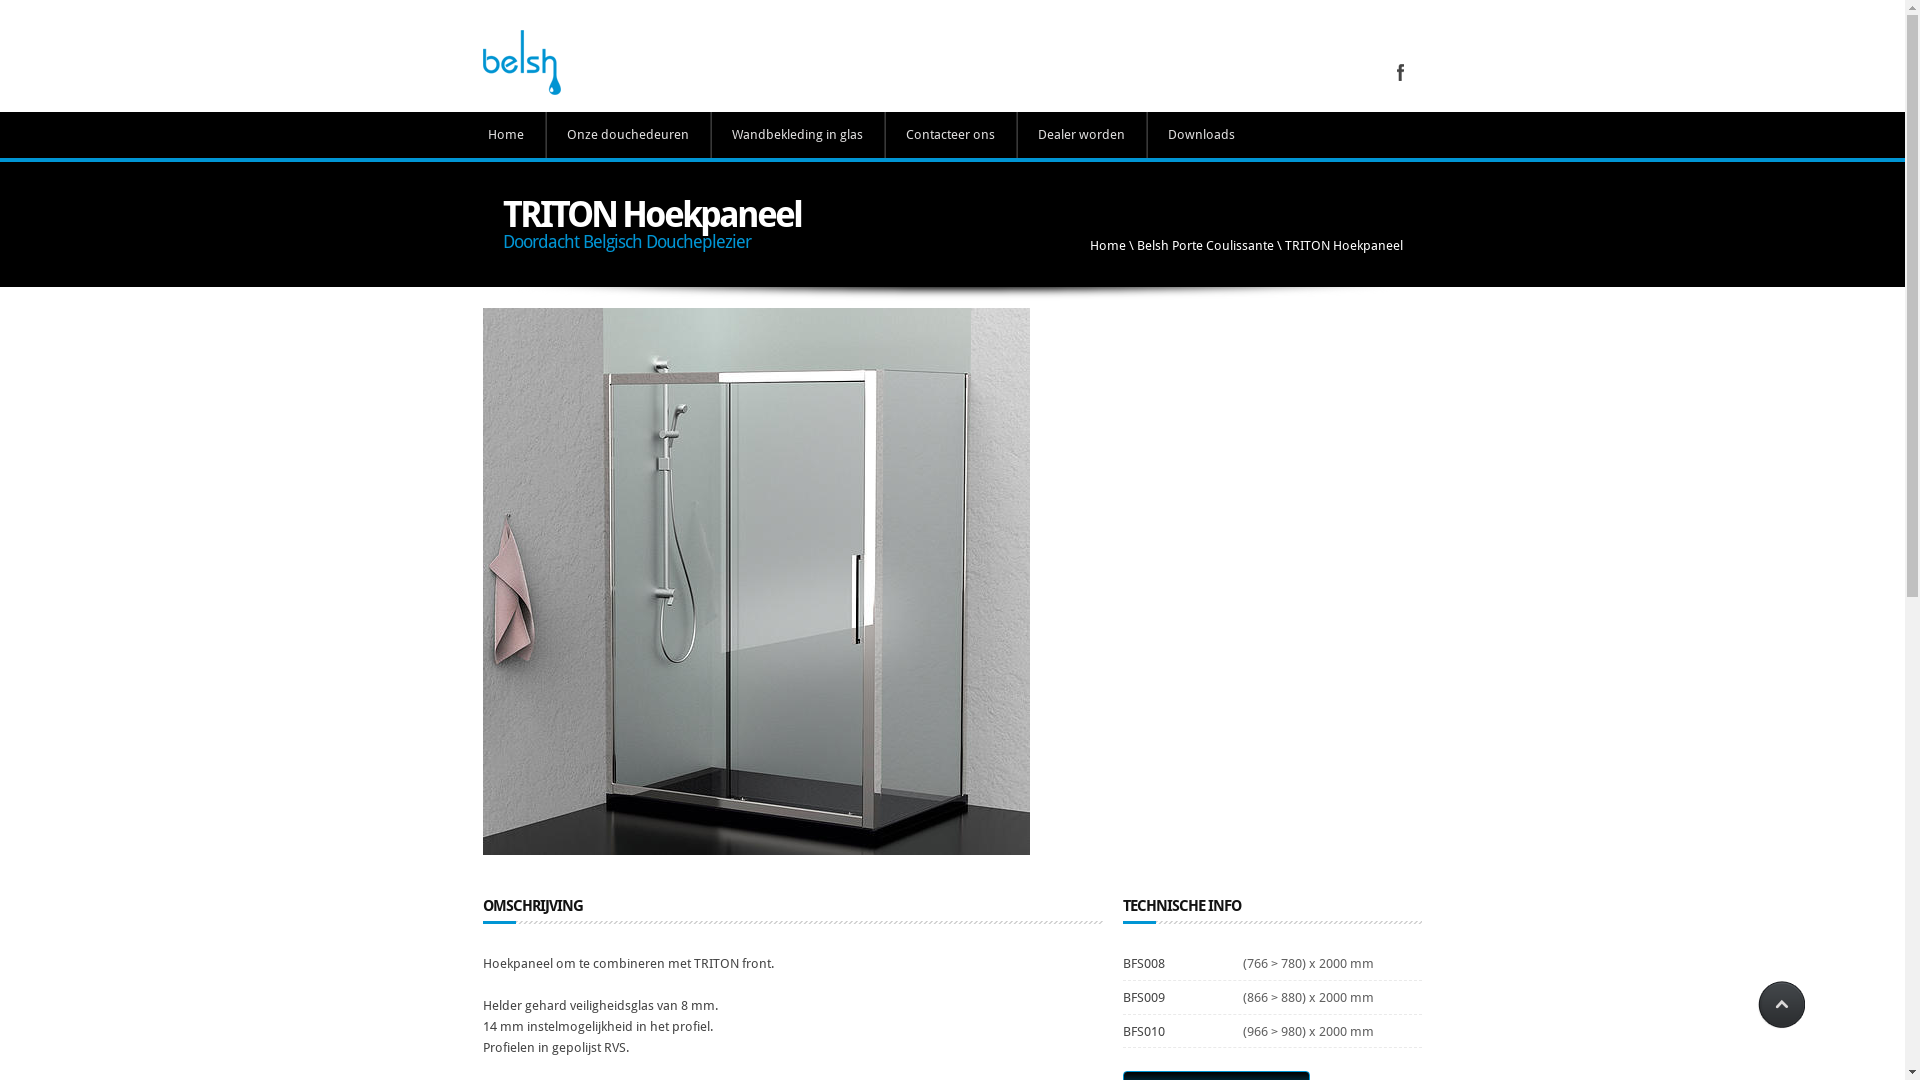 This screenshot has width=1920, height=1080. What do you see at coordinates (1107, 244) in the screenshot?
I see `'Home'` at bounding box center [1107, 244].